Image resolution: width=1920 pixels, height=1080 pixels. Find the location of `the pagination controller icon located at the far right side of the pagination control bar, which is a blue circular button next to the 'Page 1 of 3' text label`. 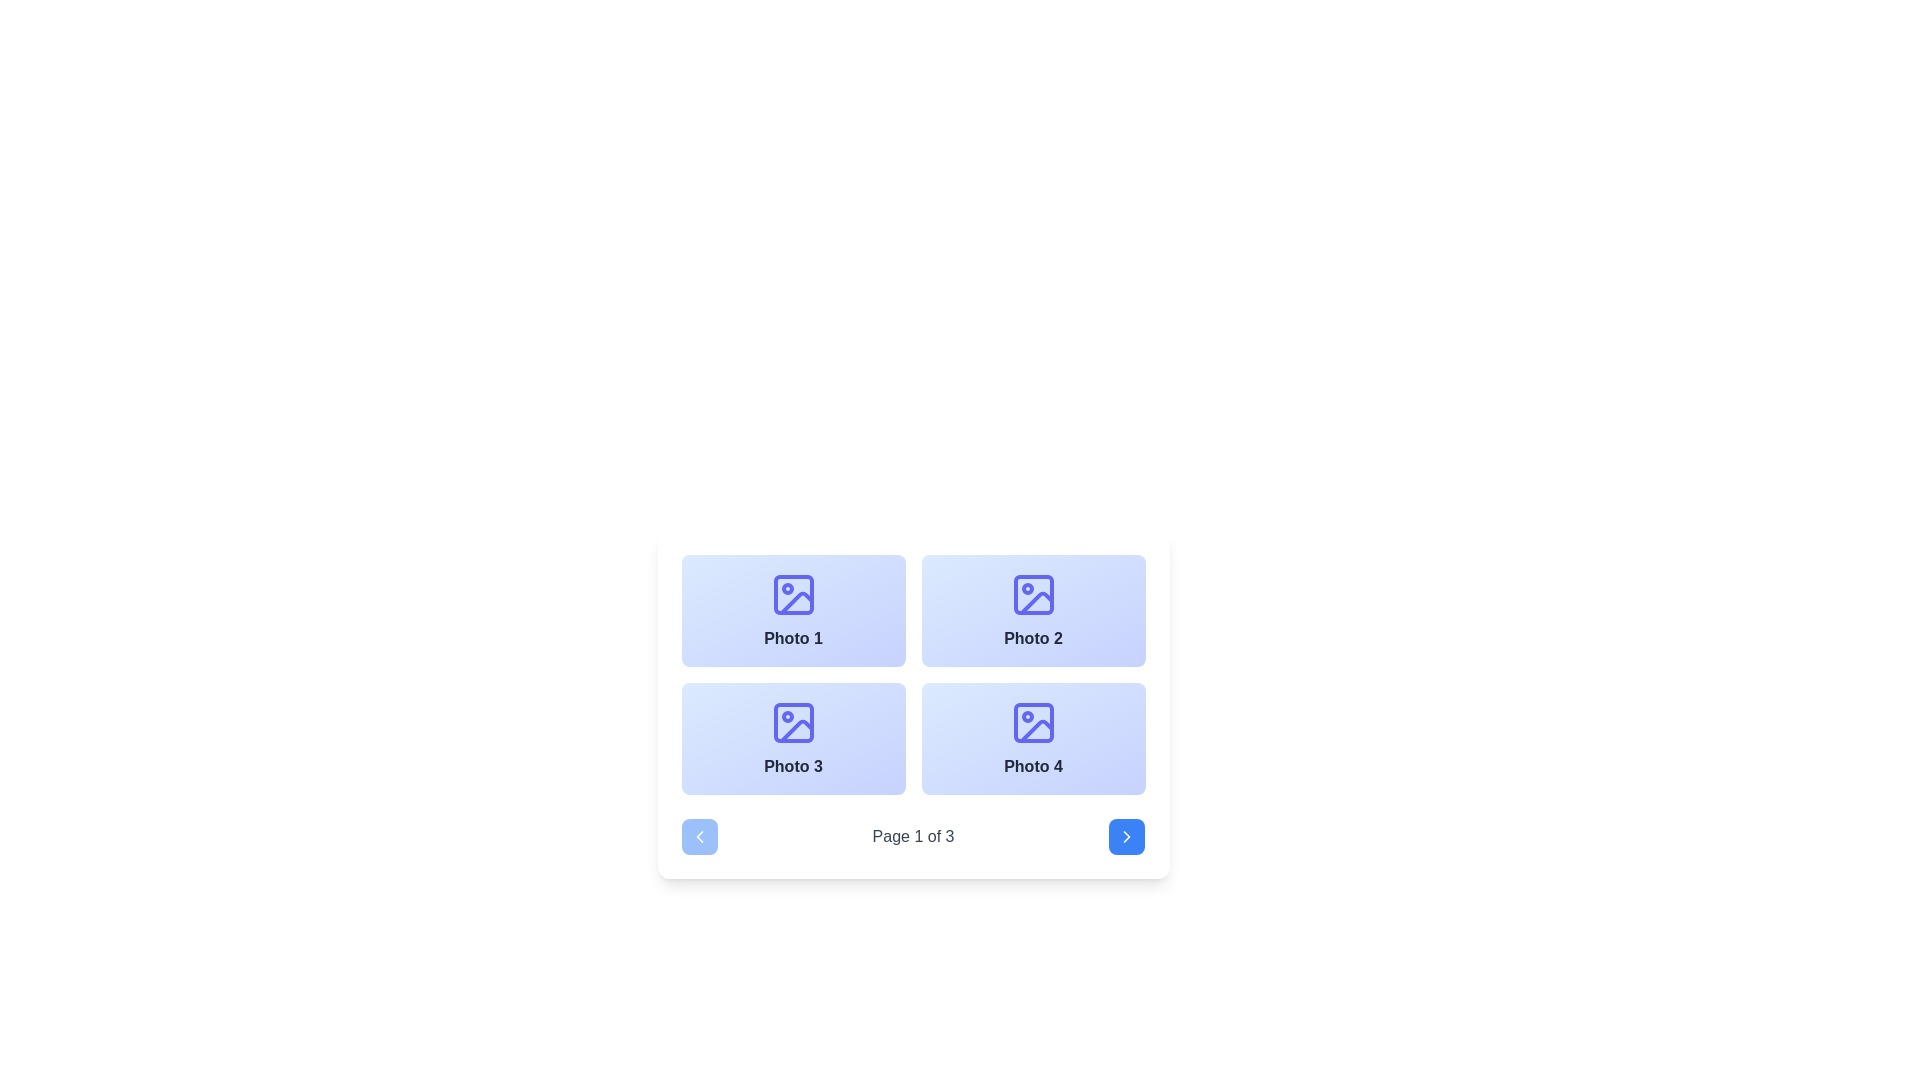

the pagination controller icon located at the far right side of the pagination control bar, which is a blue circular button next to the 'Page 1 of 3' text label is located at coordinates (1127, 837).